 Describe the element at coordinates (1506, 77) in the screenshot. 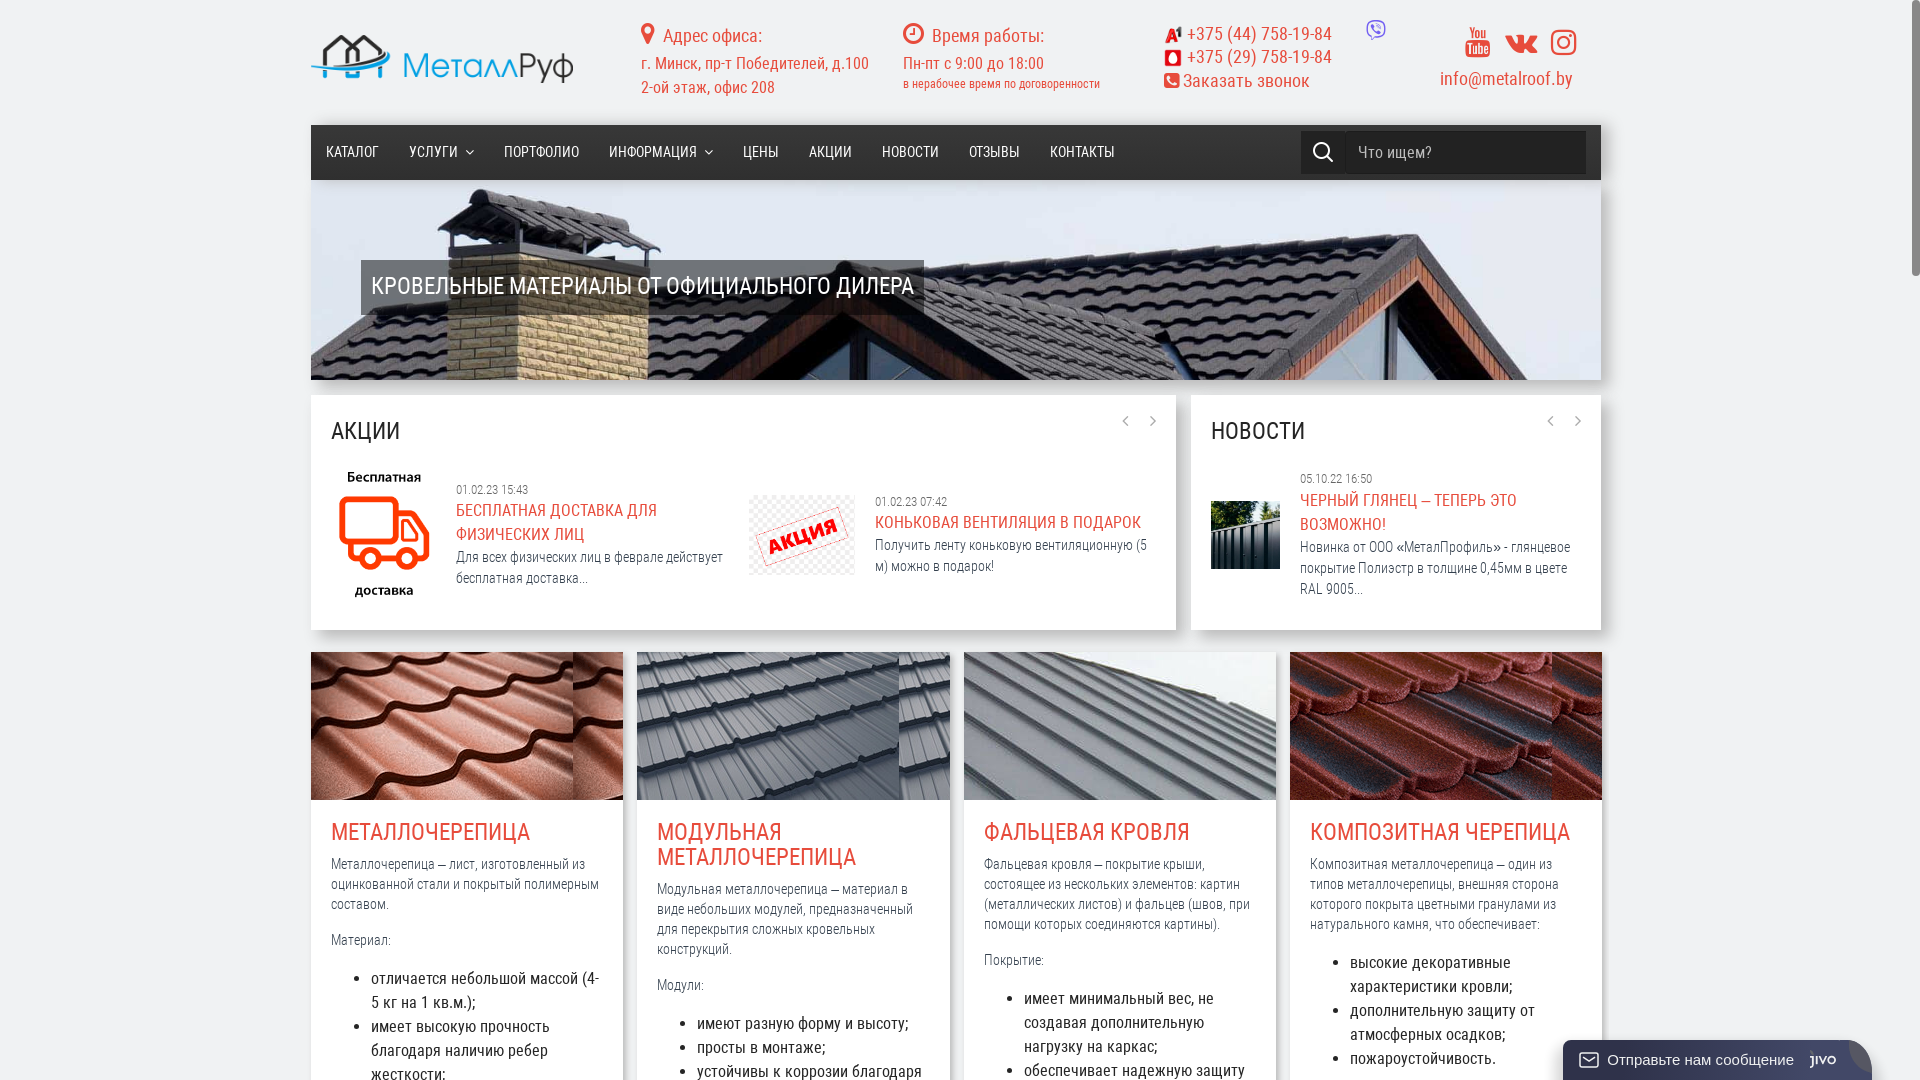

I see `'info@metalroof.by'` at that location.